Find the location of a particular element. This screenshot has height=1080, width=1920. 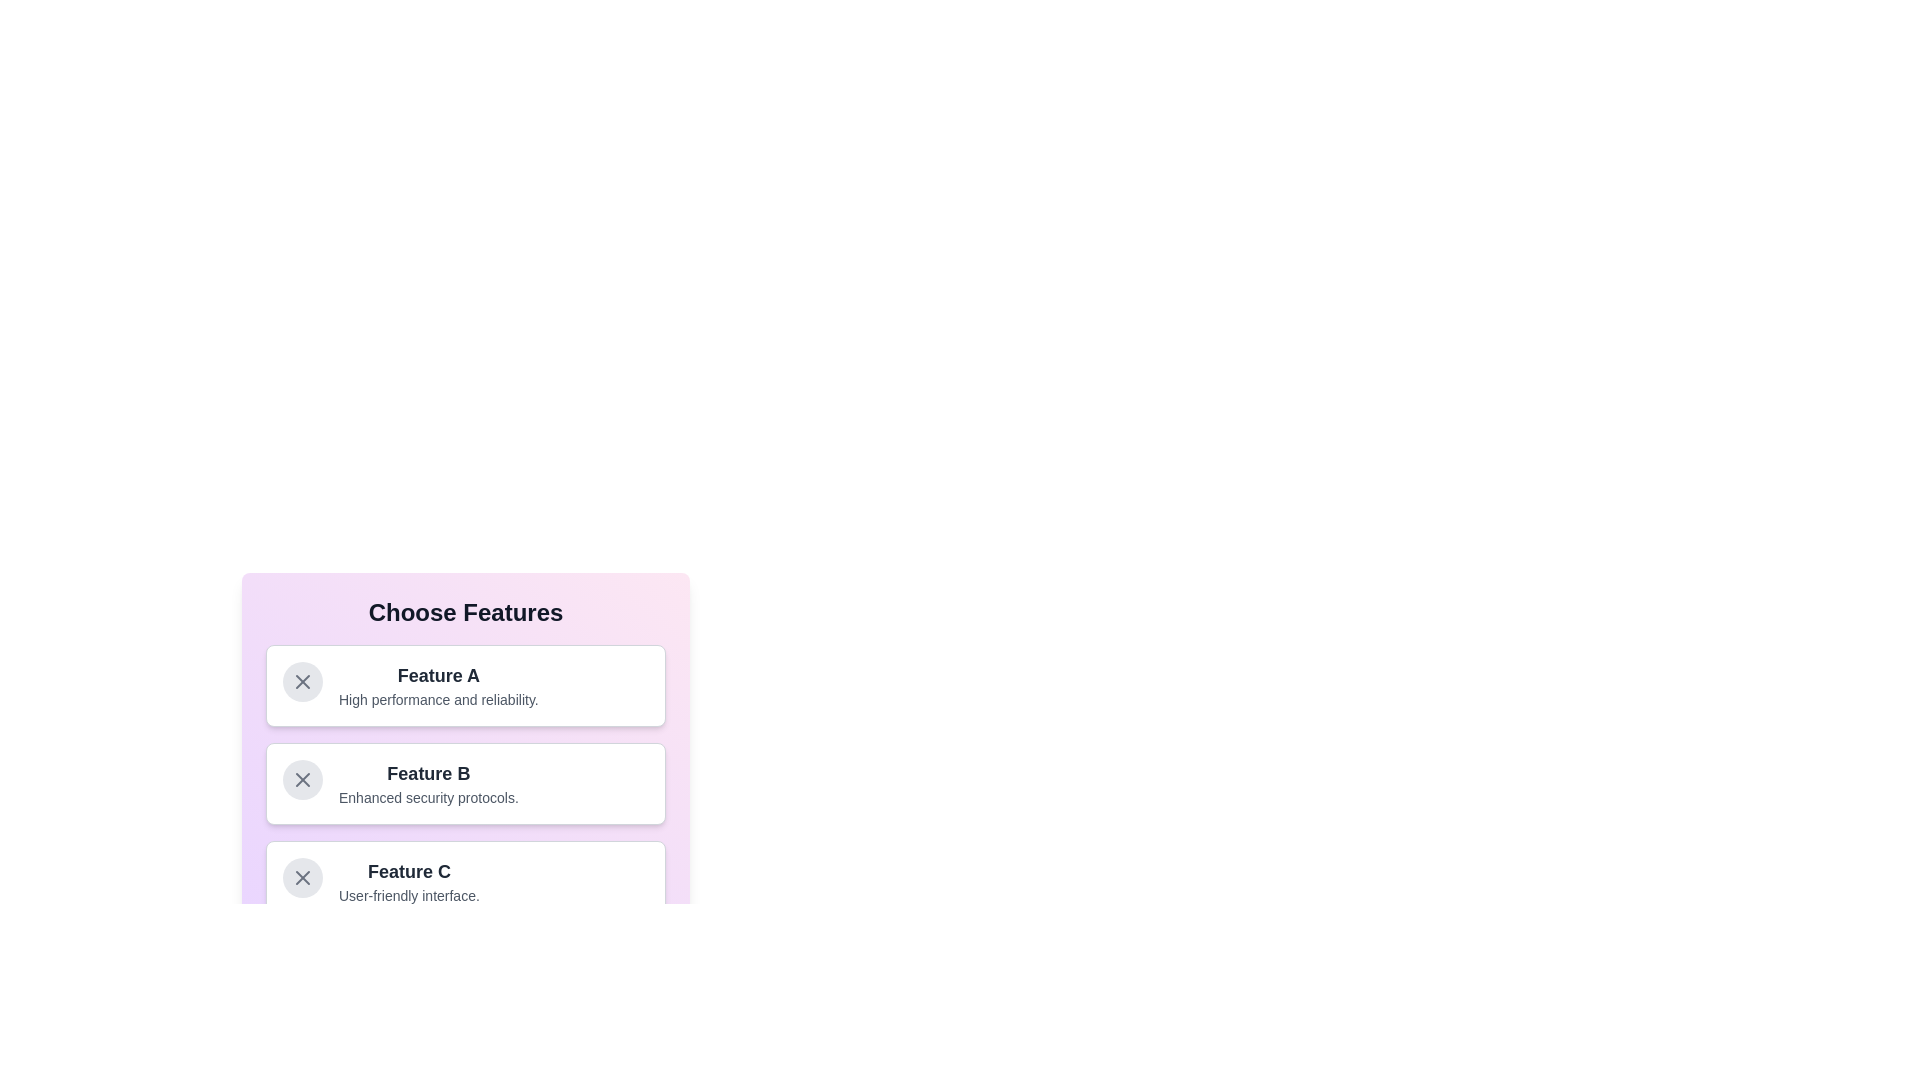

the close icon located inside the circular component of the 'Feature C' option block is located at coordinates (301, 877).